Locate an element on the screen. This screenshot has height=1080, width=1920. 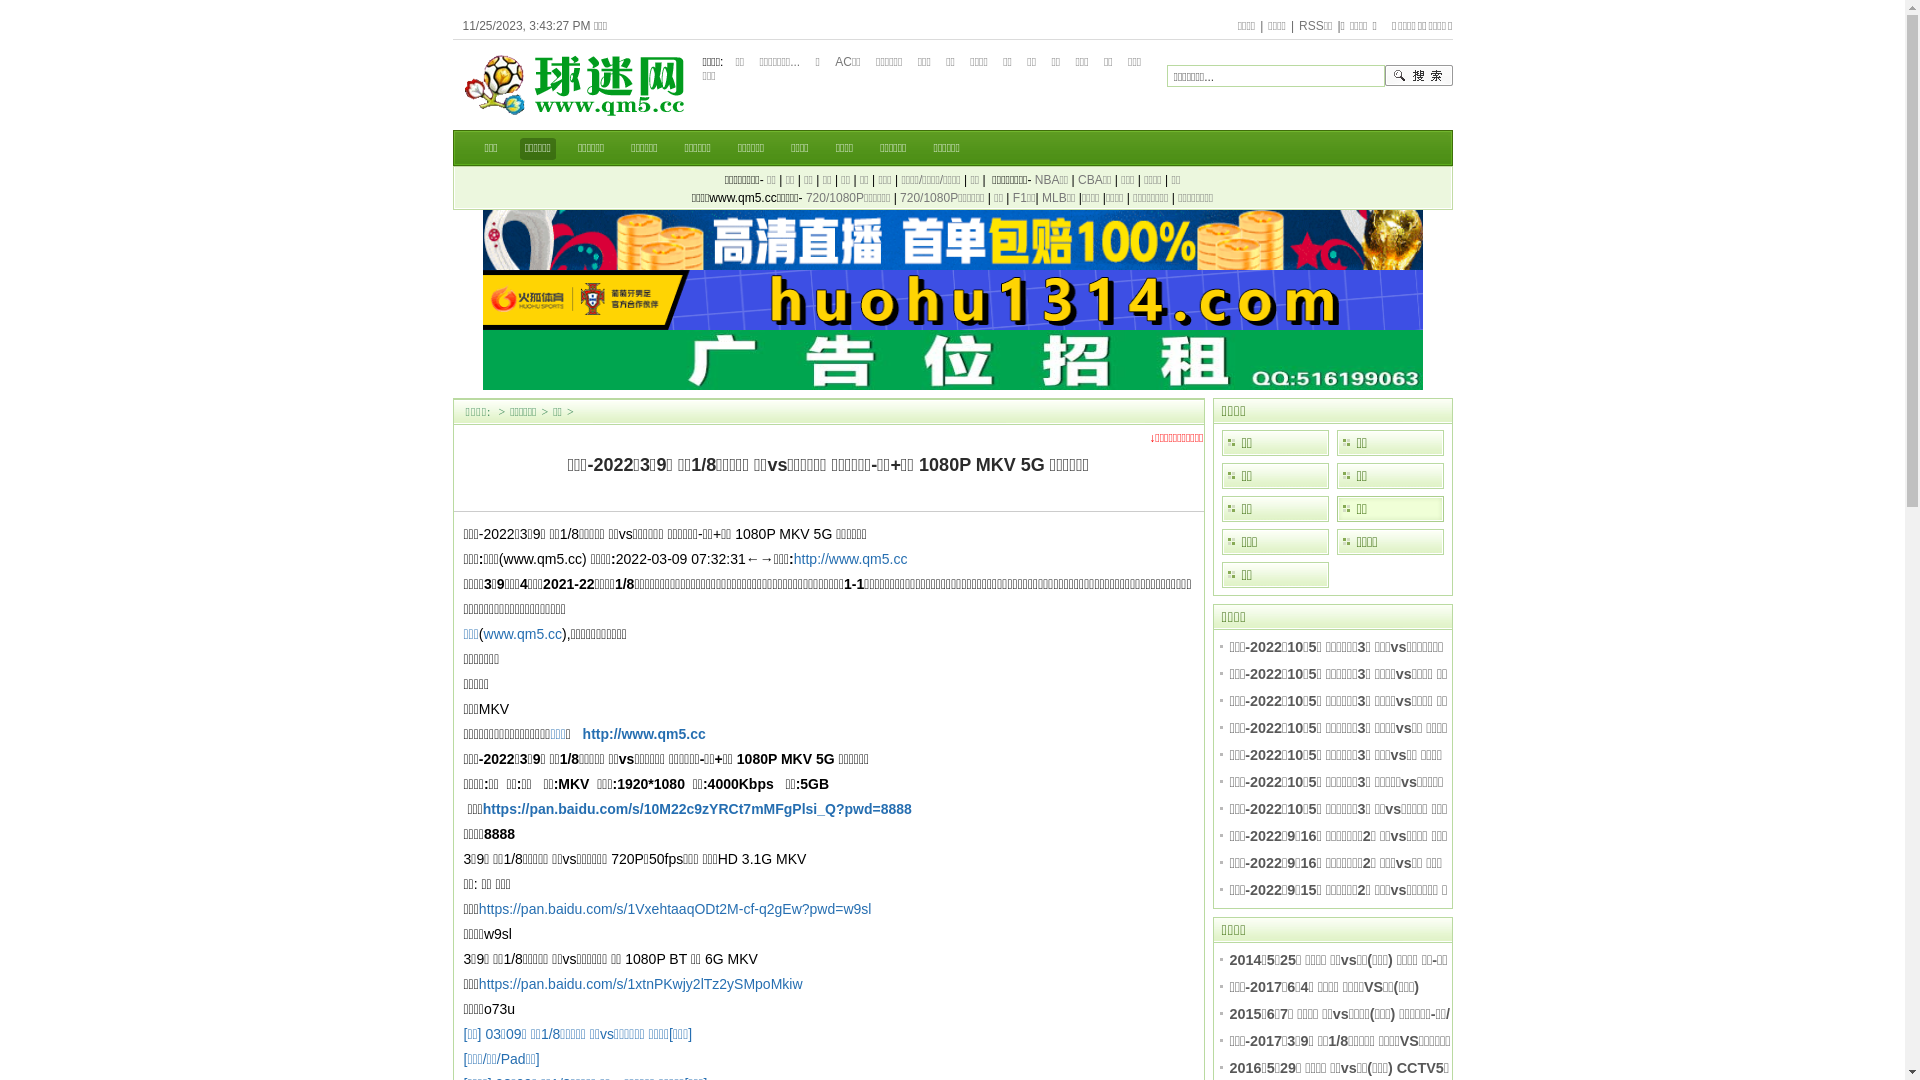
'https://pan.baidu.com/s/1VxehtaaqODt2M-cf-q2gEw?pwd=w9sl' is located at coordinates (675, 909).